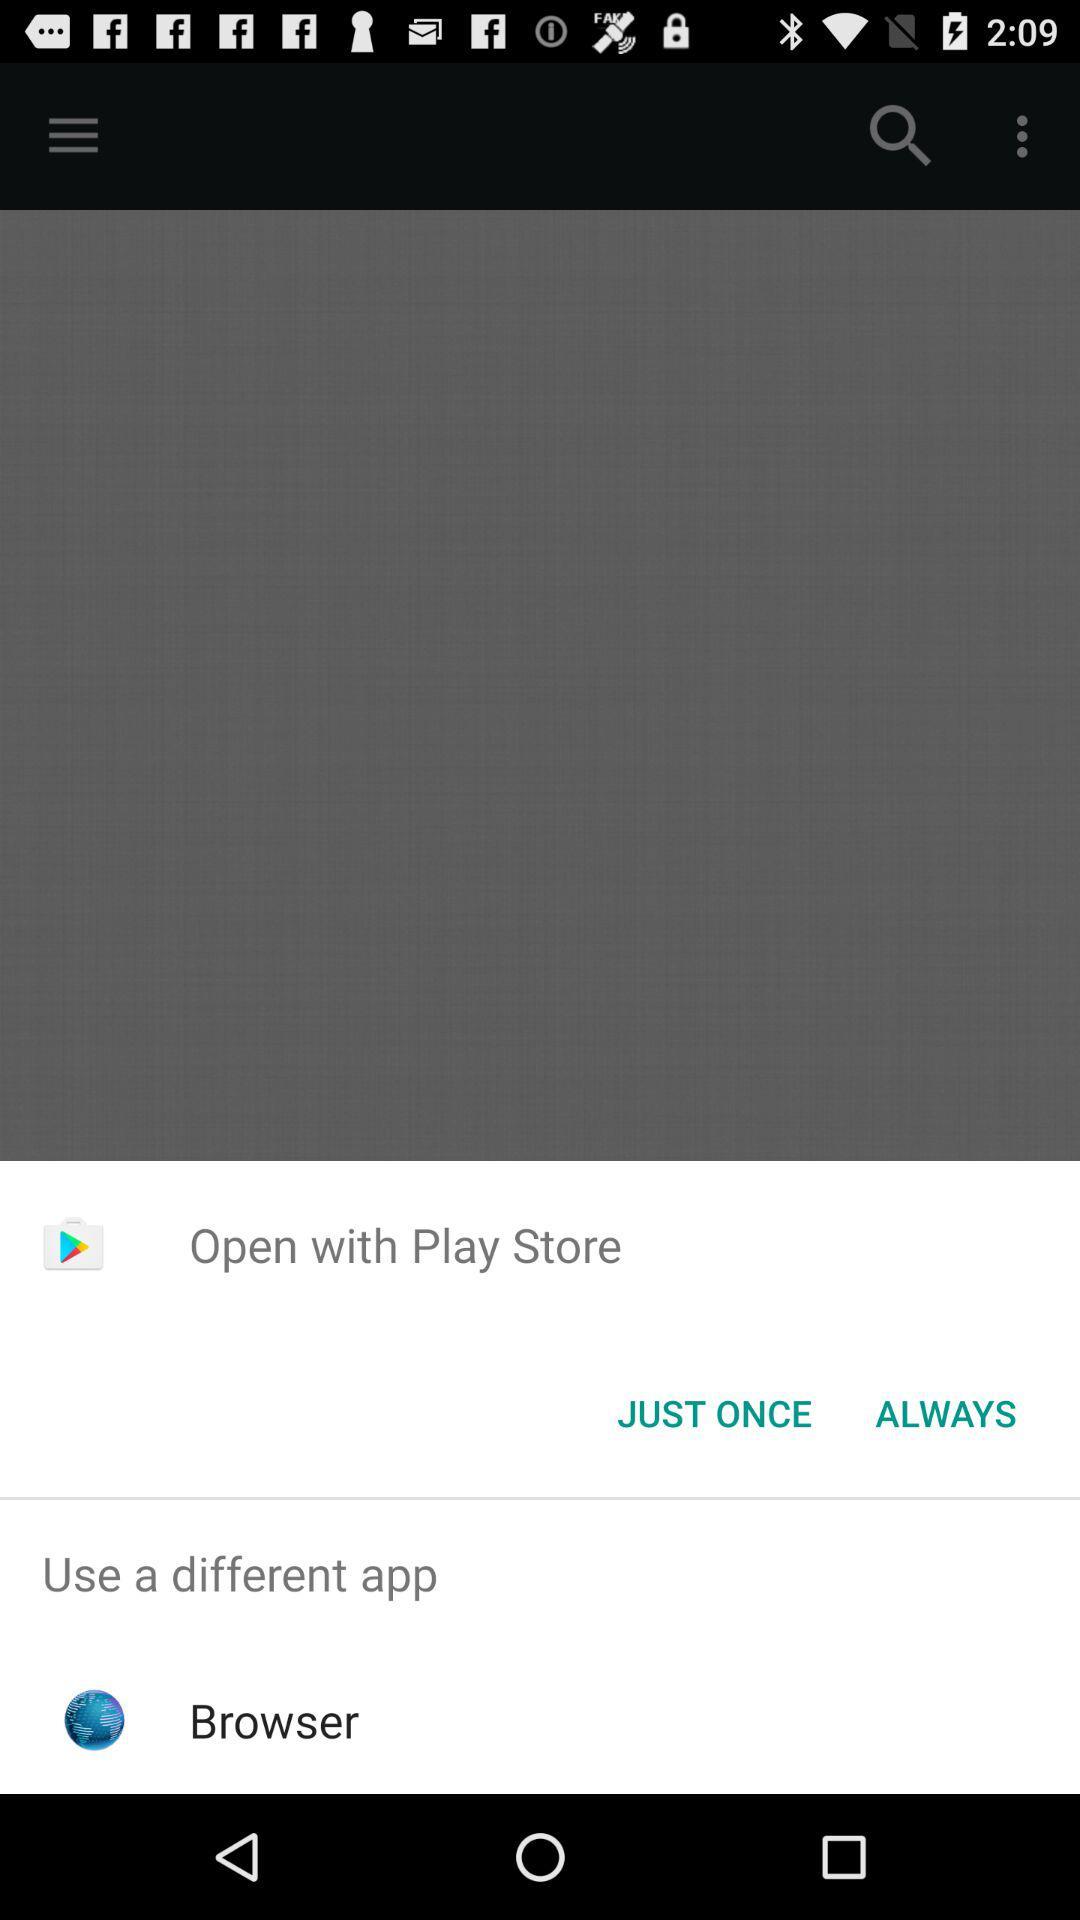  Describe the element at coordinates (713, 1411) in the screenshot. I see `the just once` at that location.